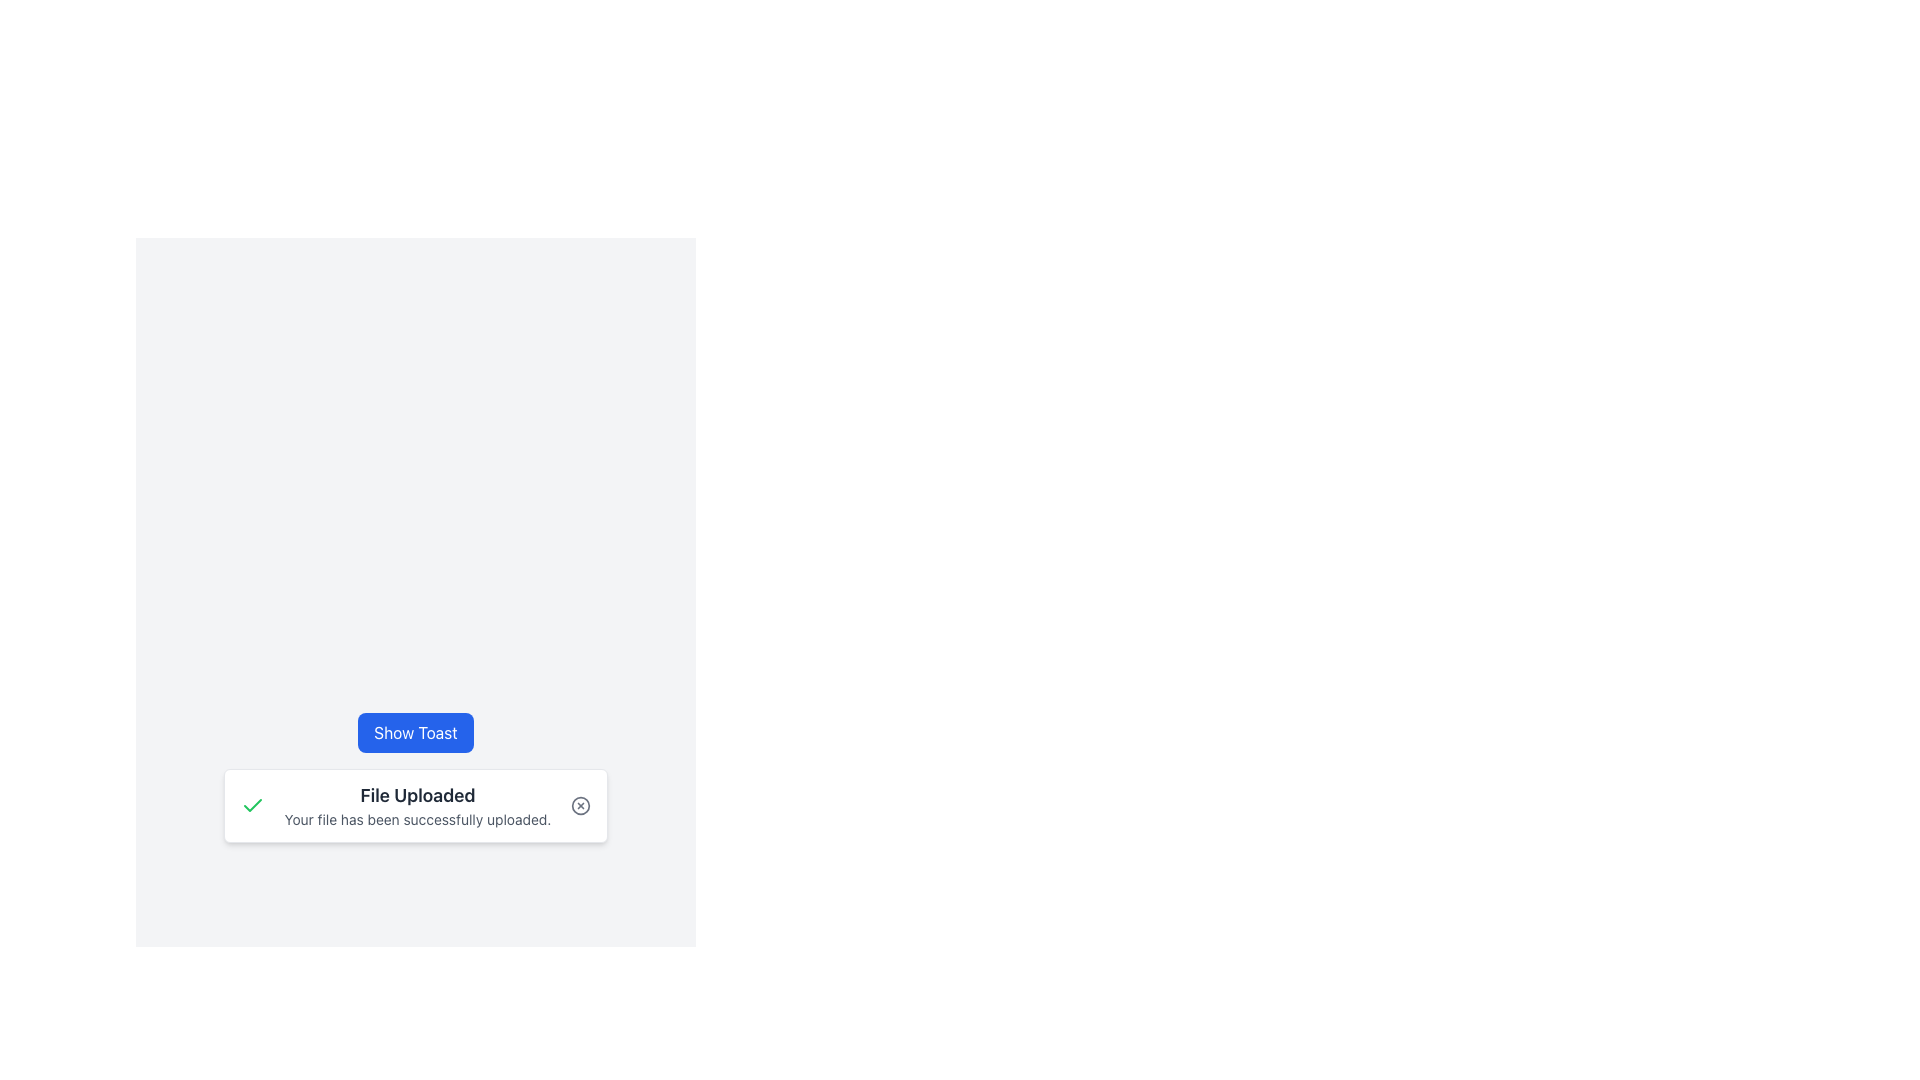 This screenshot has width=1920, height=1080. Describe the element at coordinates (416, 820) in the screenshot. I see `the confirmation message text located beneath the 'File Uploaded' heading in the notification box` at that location.